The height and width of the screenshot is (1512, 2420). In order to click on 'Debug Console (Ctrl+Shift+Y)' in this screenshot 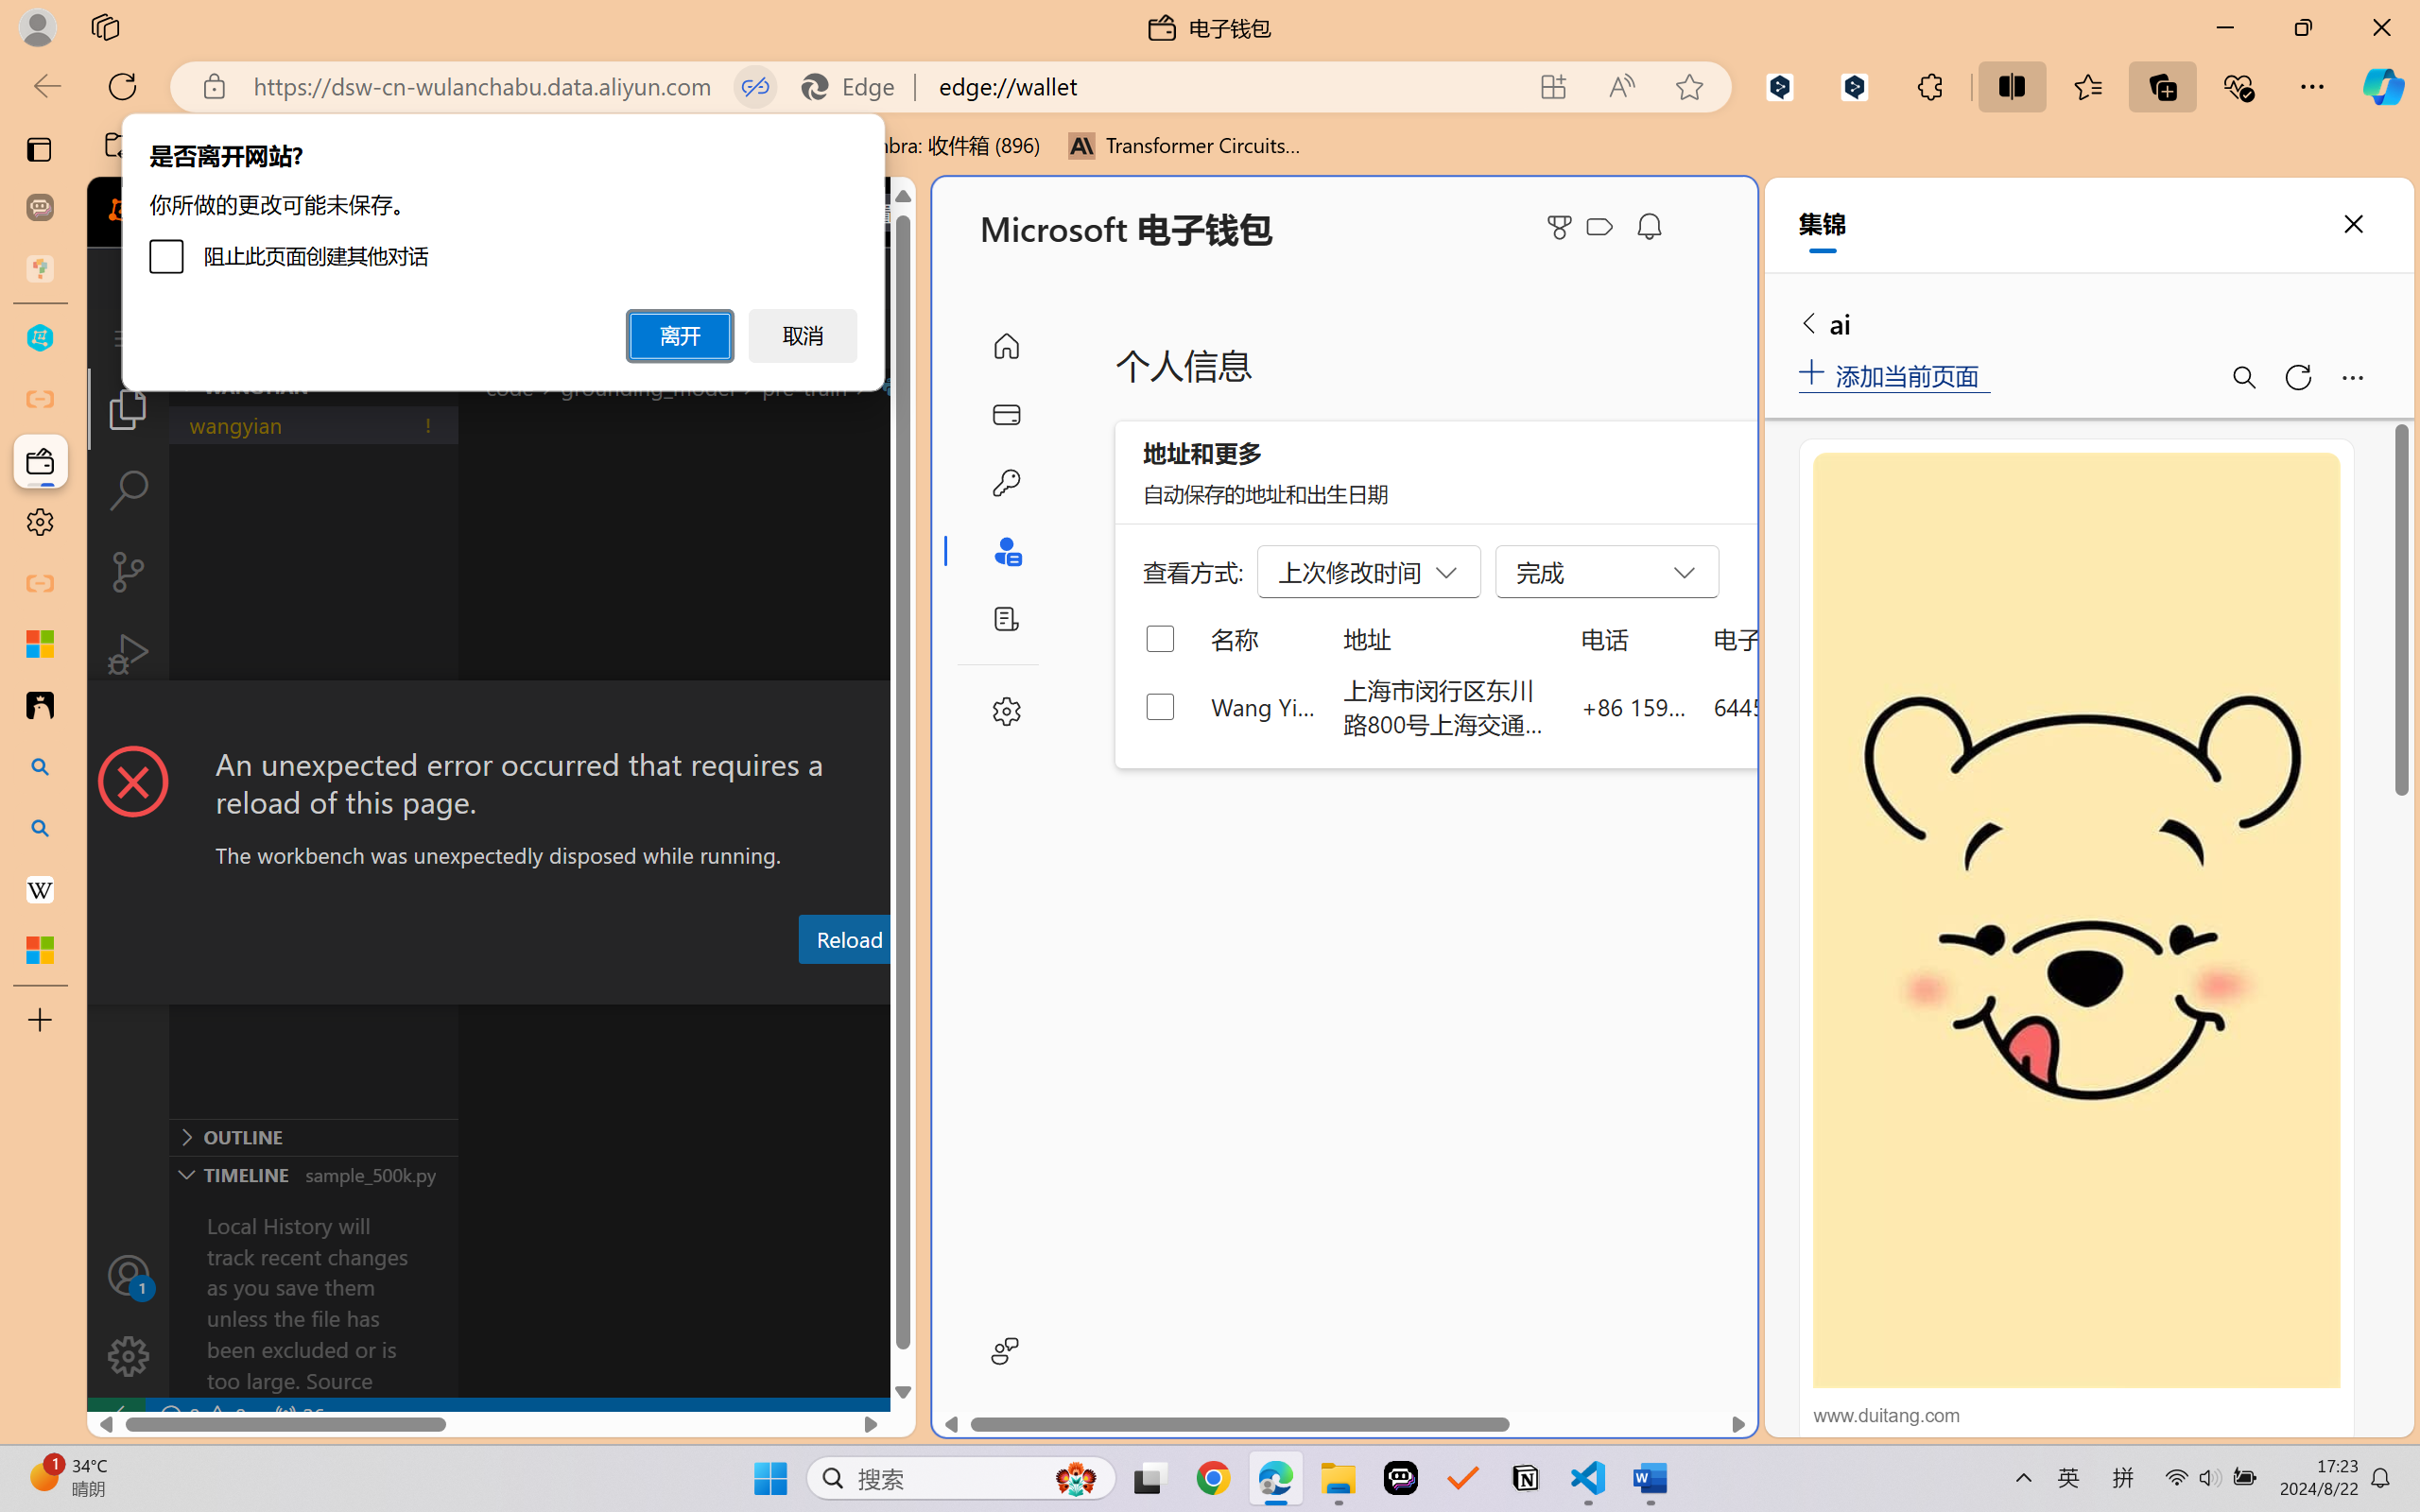, I will do `click(807, 986)`.